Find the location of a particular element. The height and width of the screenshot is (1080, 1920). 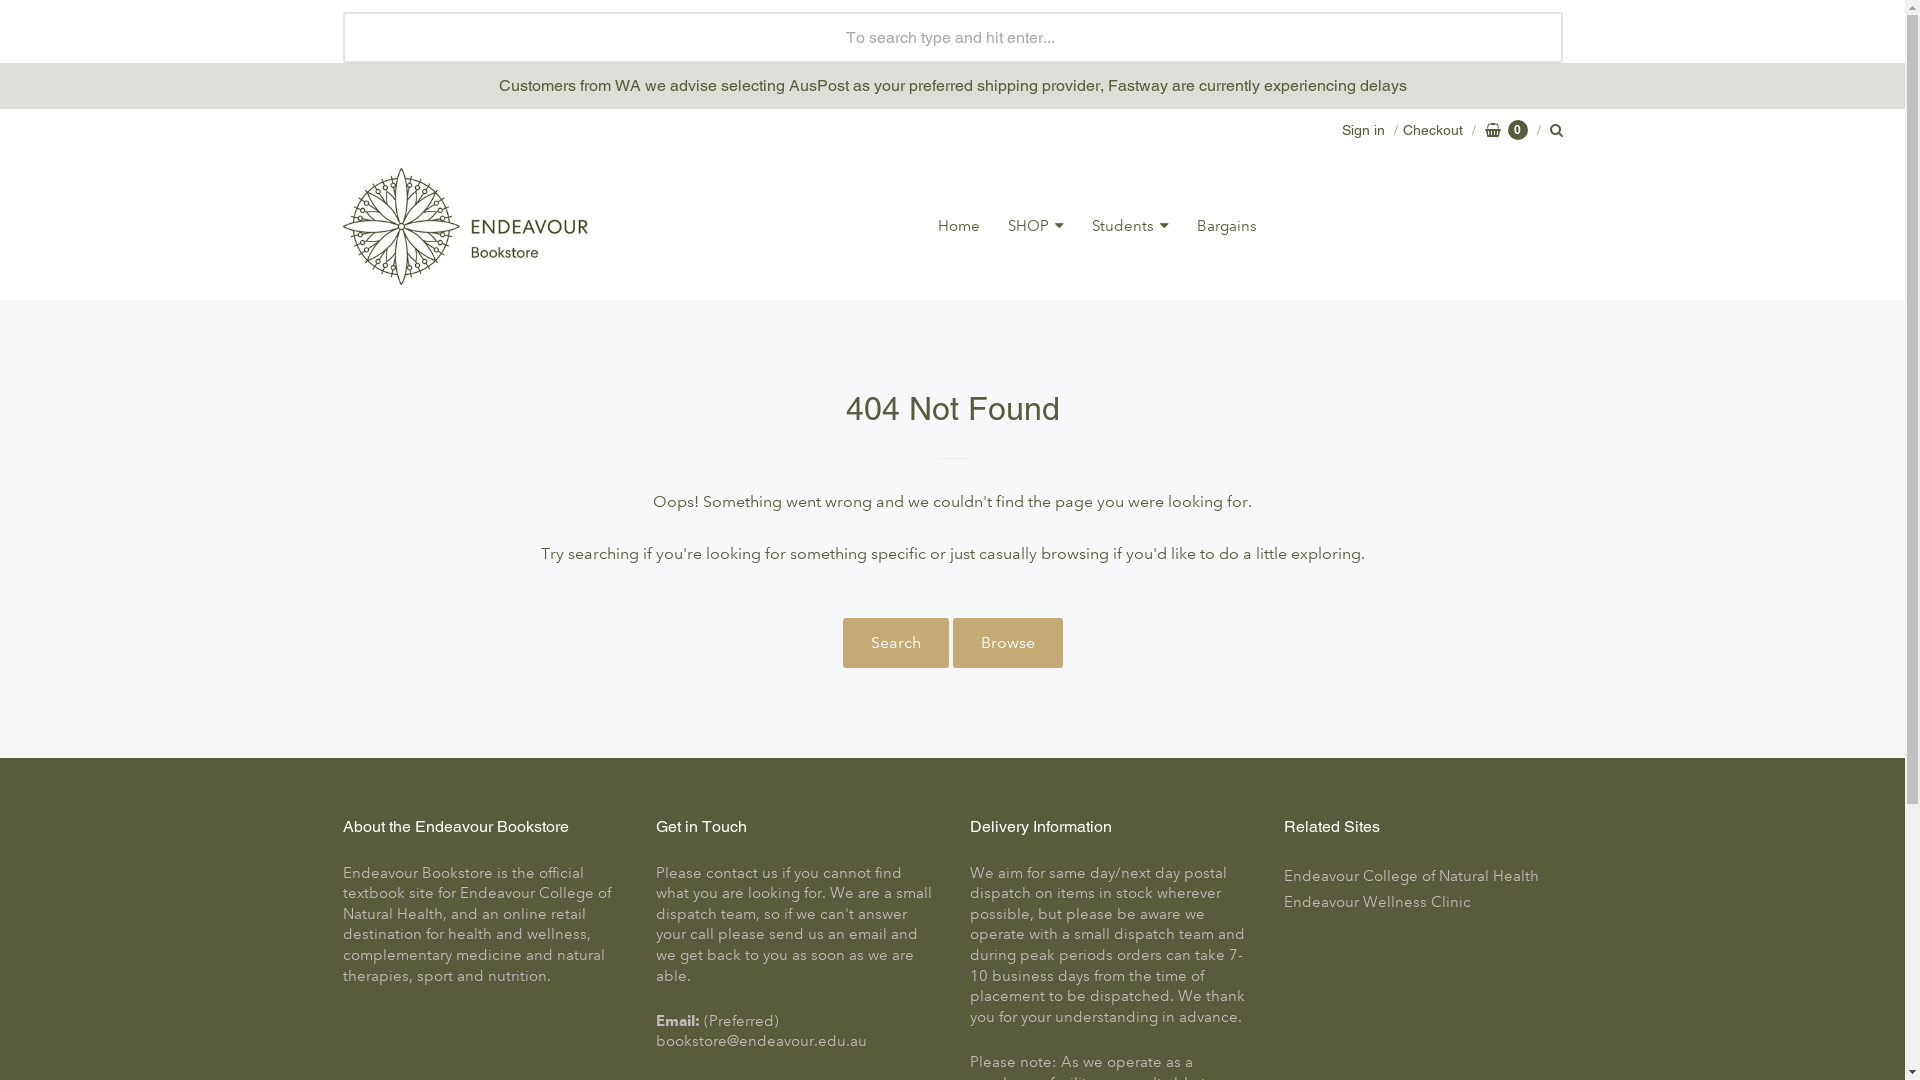

'Endeavour Wellness Clinic' is located at coordinates (1422, 902).